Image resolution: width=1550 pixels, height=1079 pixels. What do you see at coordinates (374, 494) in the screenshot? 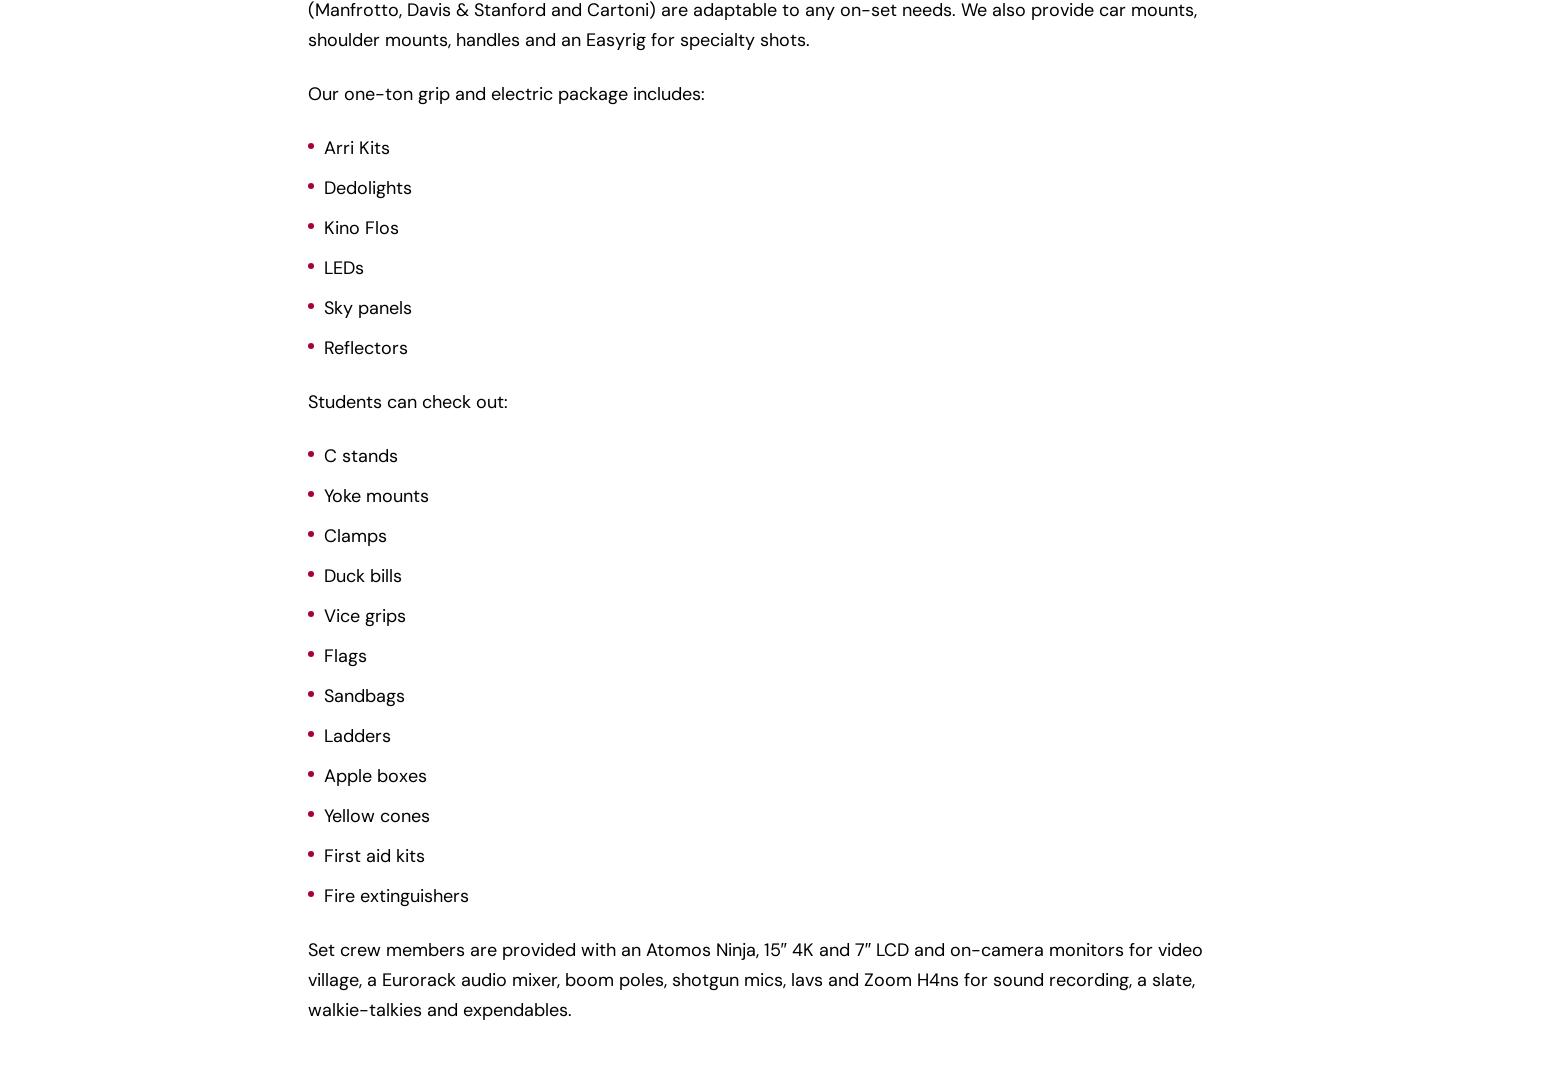
I see `'Yoke mounts'` at bounding box center [374, 494].